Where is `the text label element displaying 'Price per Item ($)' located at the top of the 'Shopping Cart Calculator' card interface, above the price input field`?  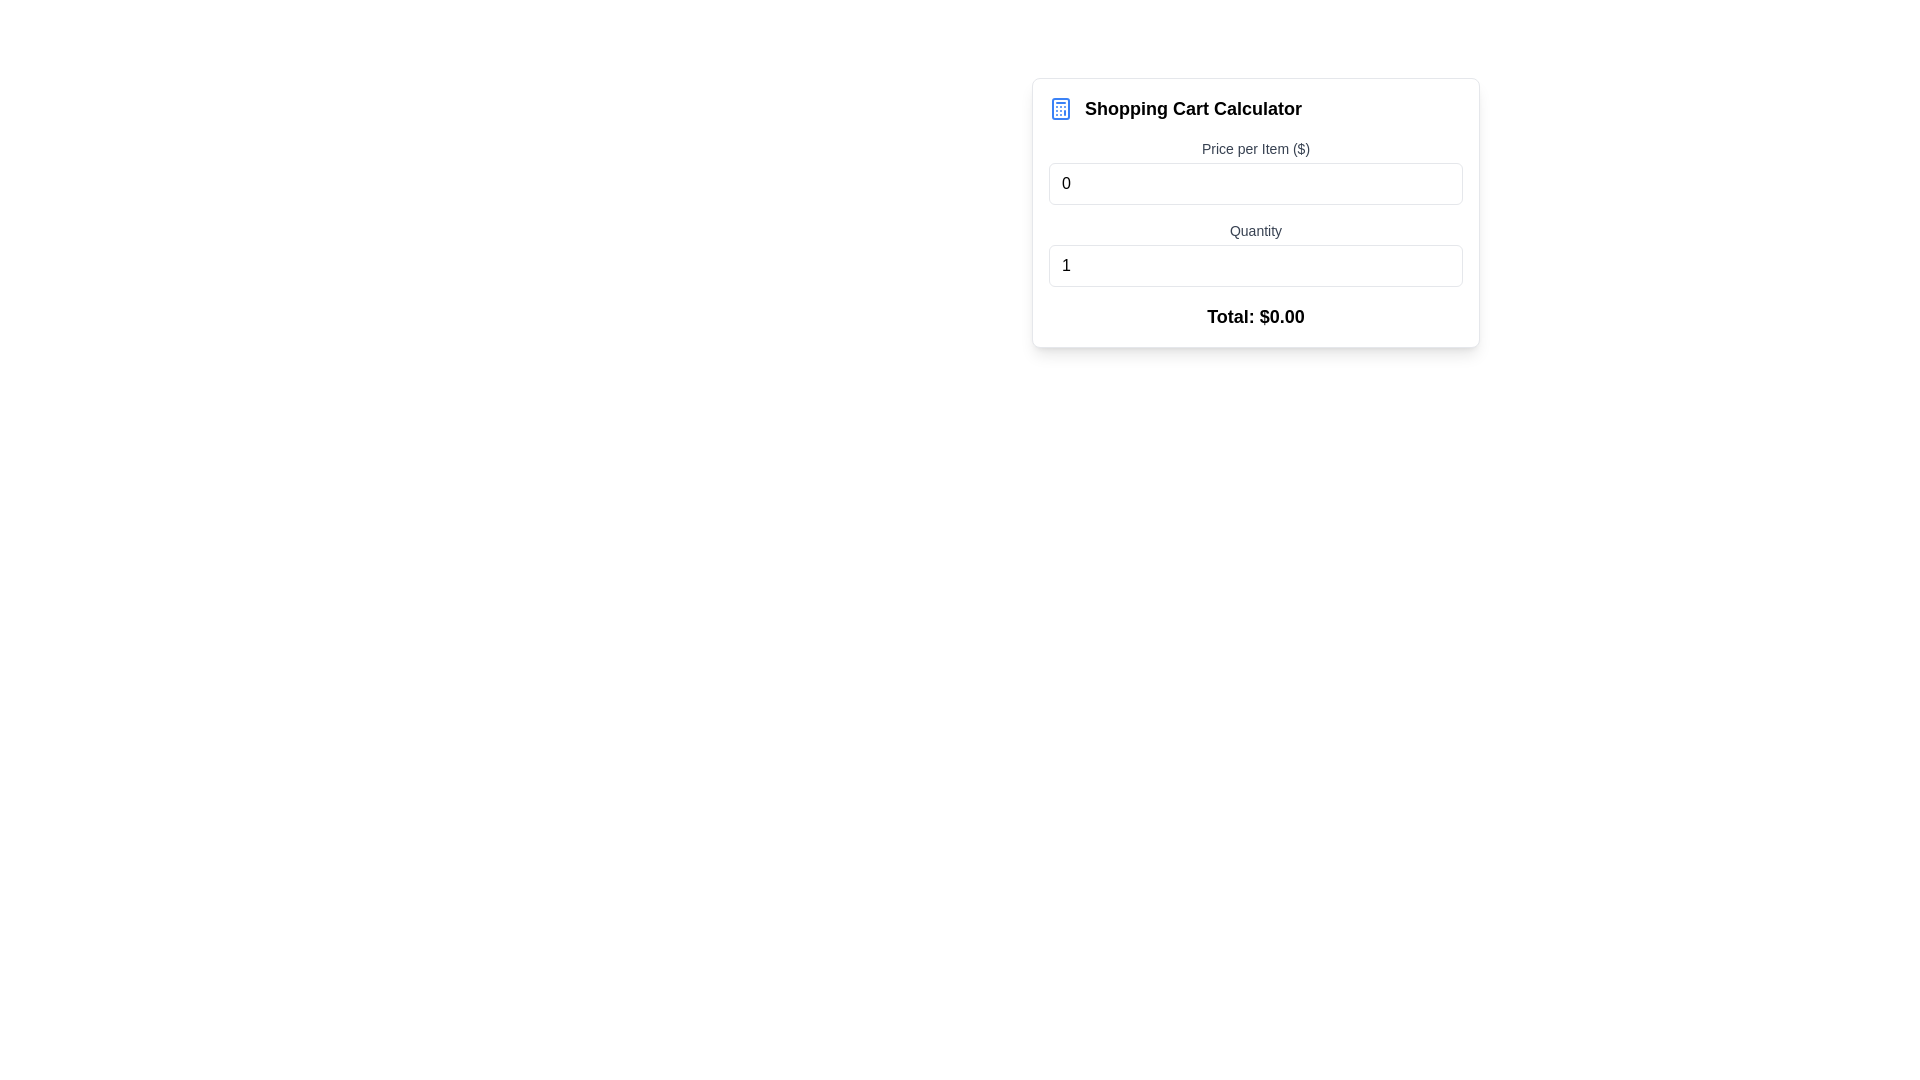
the text label element displaying 'Price per Item ($)' located at the top of the 'Shopping Cart Calculator' card interface, above the price input field is located at coordinates (1255, 148).